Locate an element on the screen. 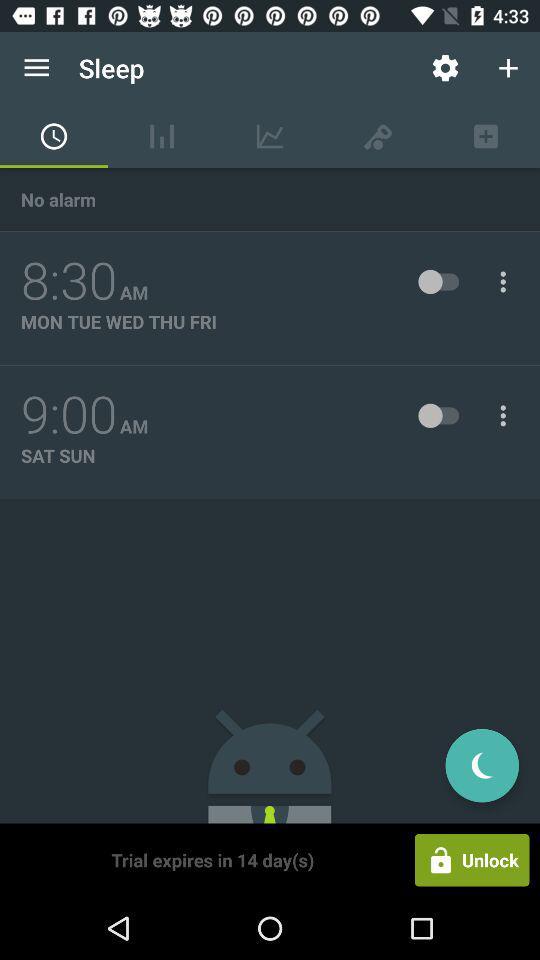  the icon above the mon tue wed item is located at coordinates (68, 280).